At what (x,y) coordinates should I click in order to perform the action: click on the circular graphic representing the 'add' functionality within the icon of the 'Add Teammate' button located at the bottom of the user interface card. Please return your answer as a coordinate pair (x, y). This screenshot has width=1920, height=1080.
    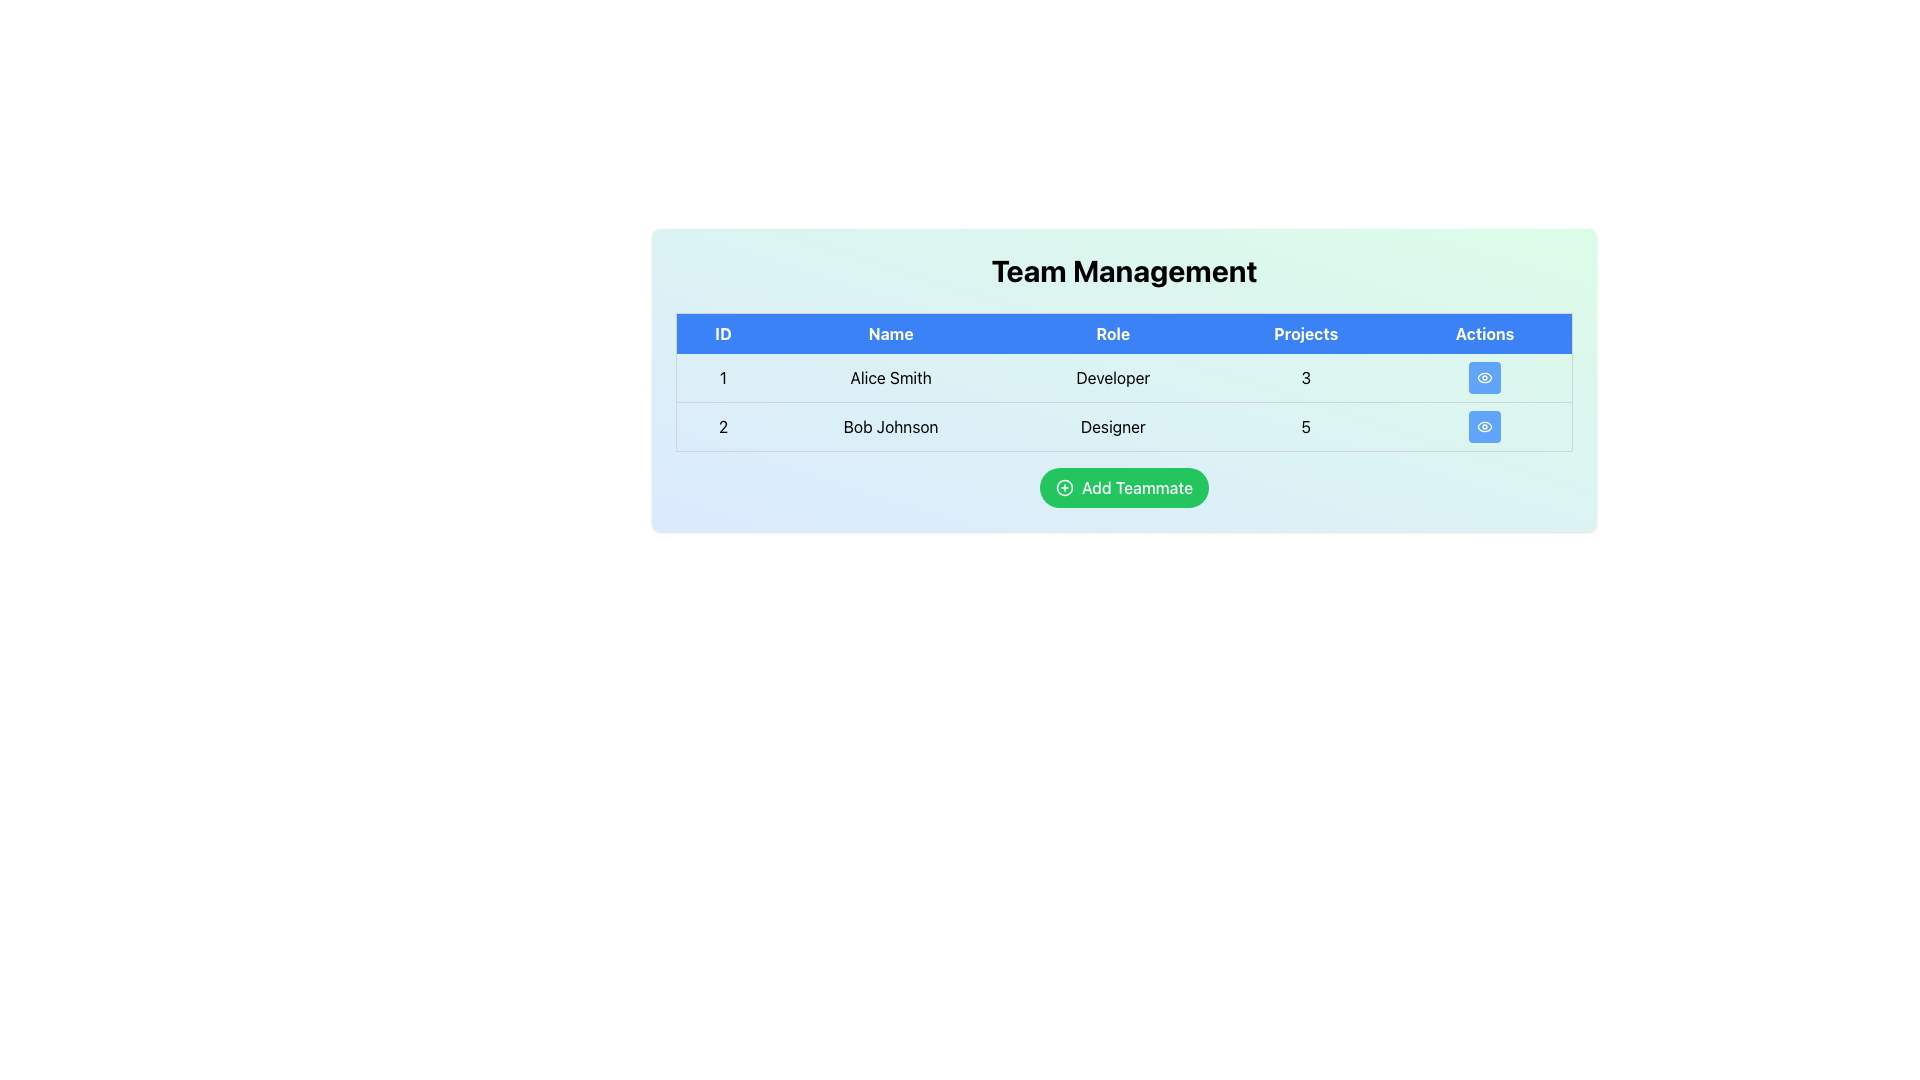
    Looking at the image, I should click on (1063, 488).